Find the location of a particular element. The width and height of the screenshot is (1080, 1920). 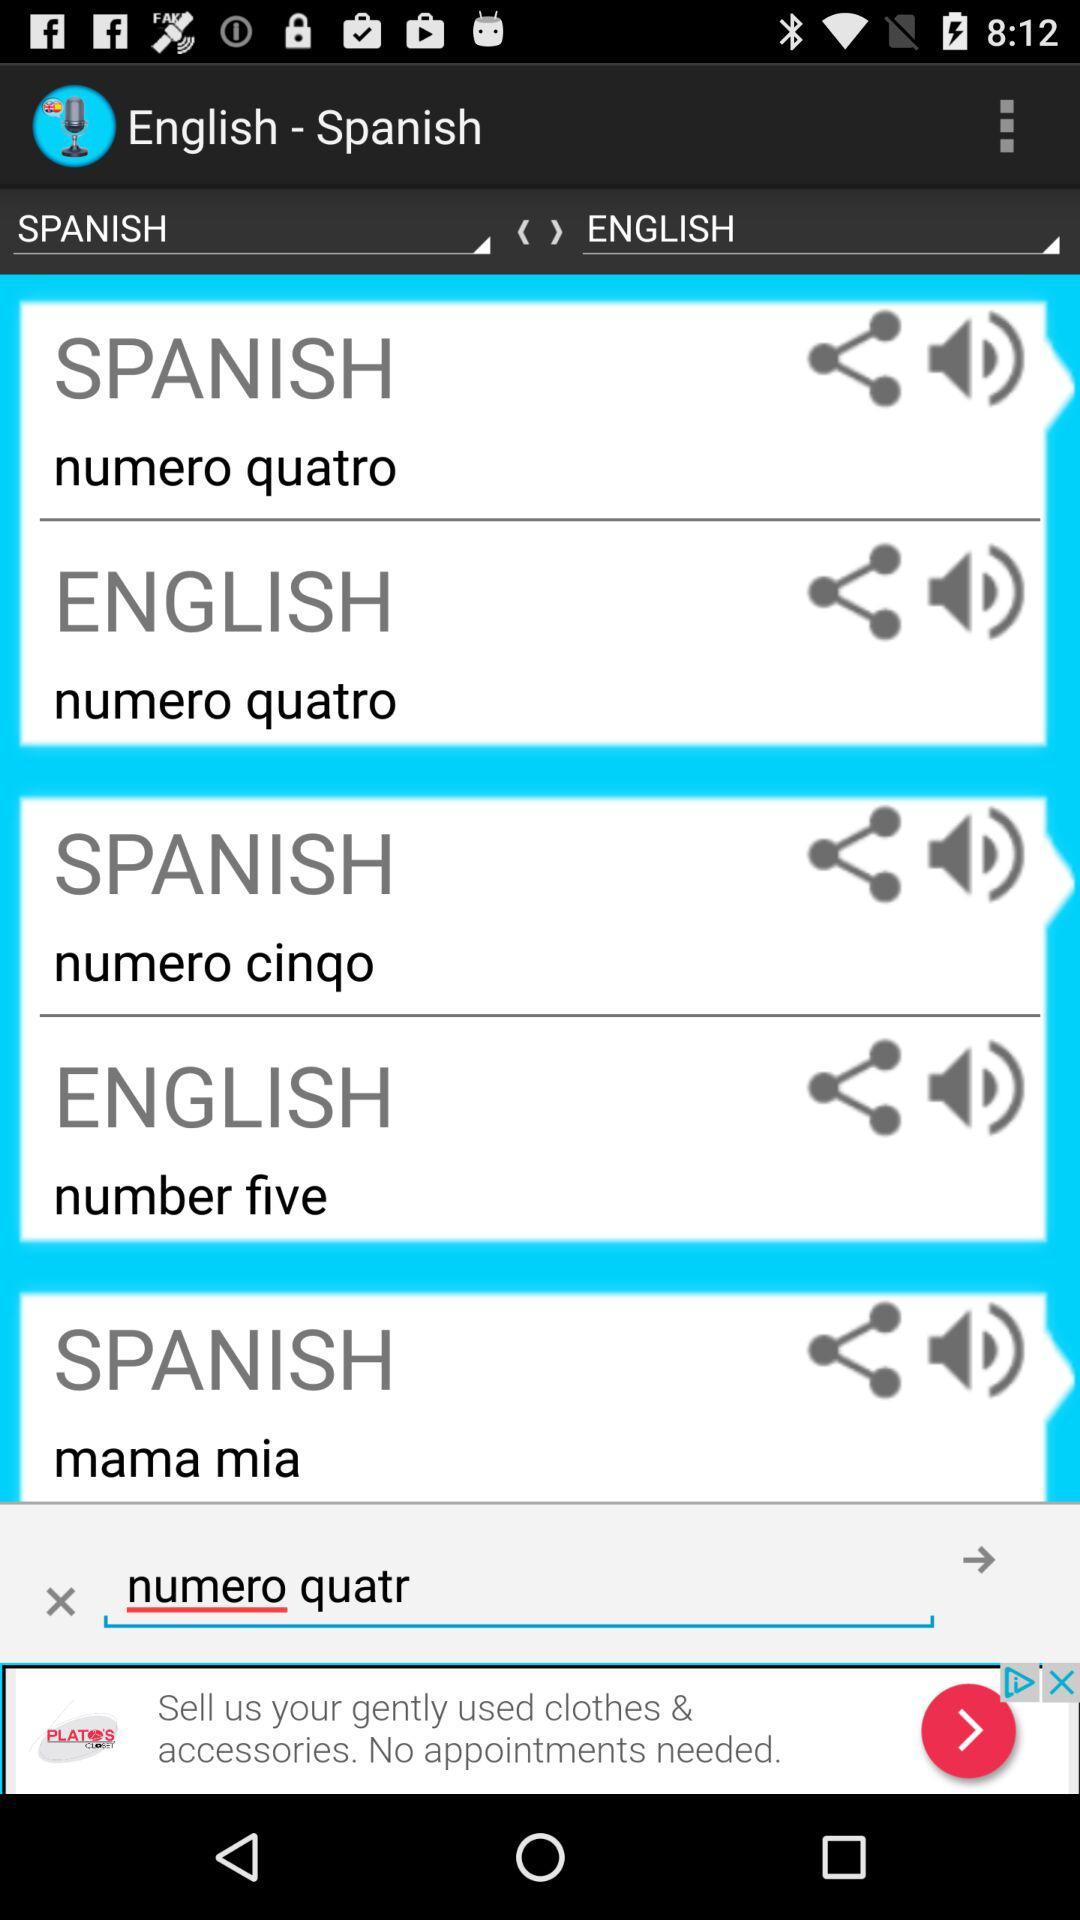

a button to share the word is located at coordinates (853, 854).